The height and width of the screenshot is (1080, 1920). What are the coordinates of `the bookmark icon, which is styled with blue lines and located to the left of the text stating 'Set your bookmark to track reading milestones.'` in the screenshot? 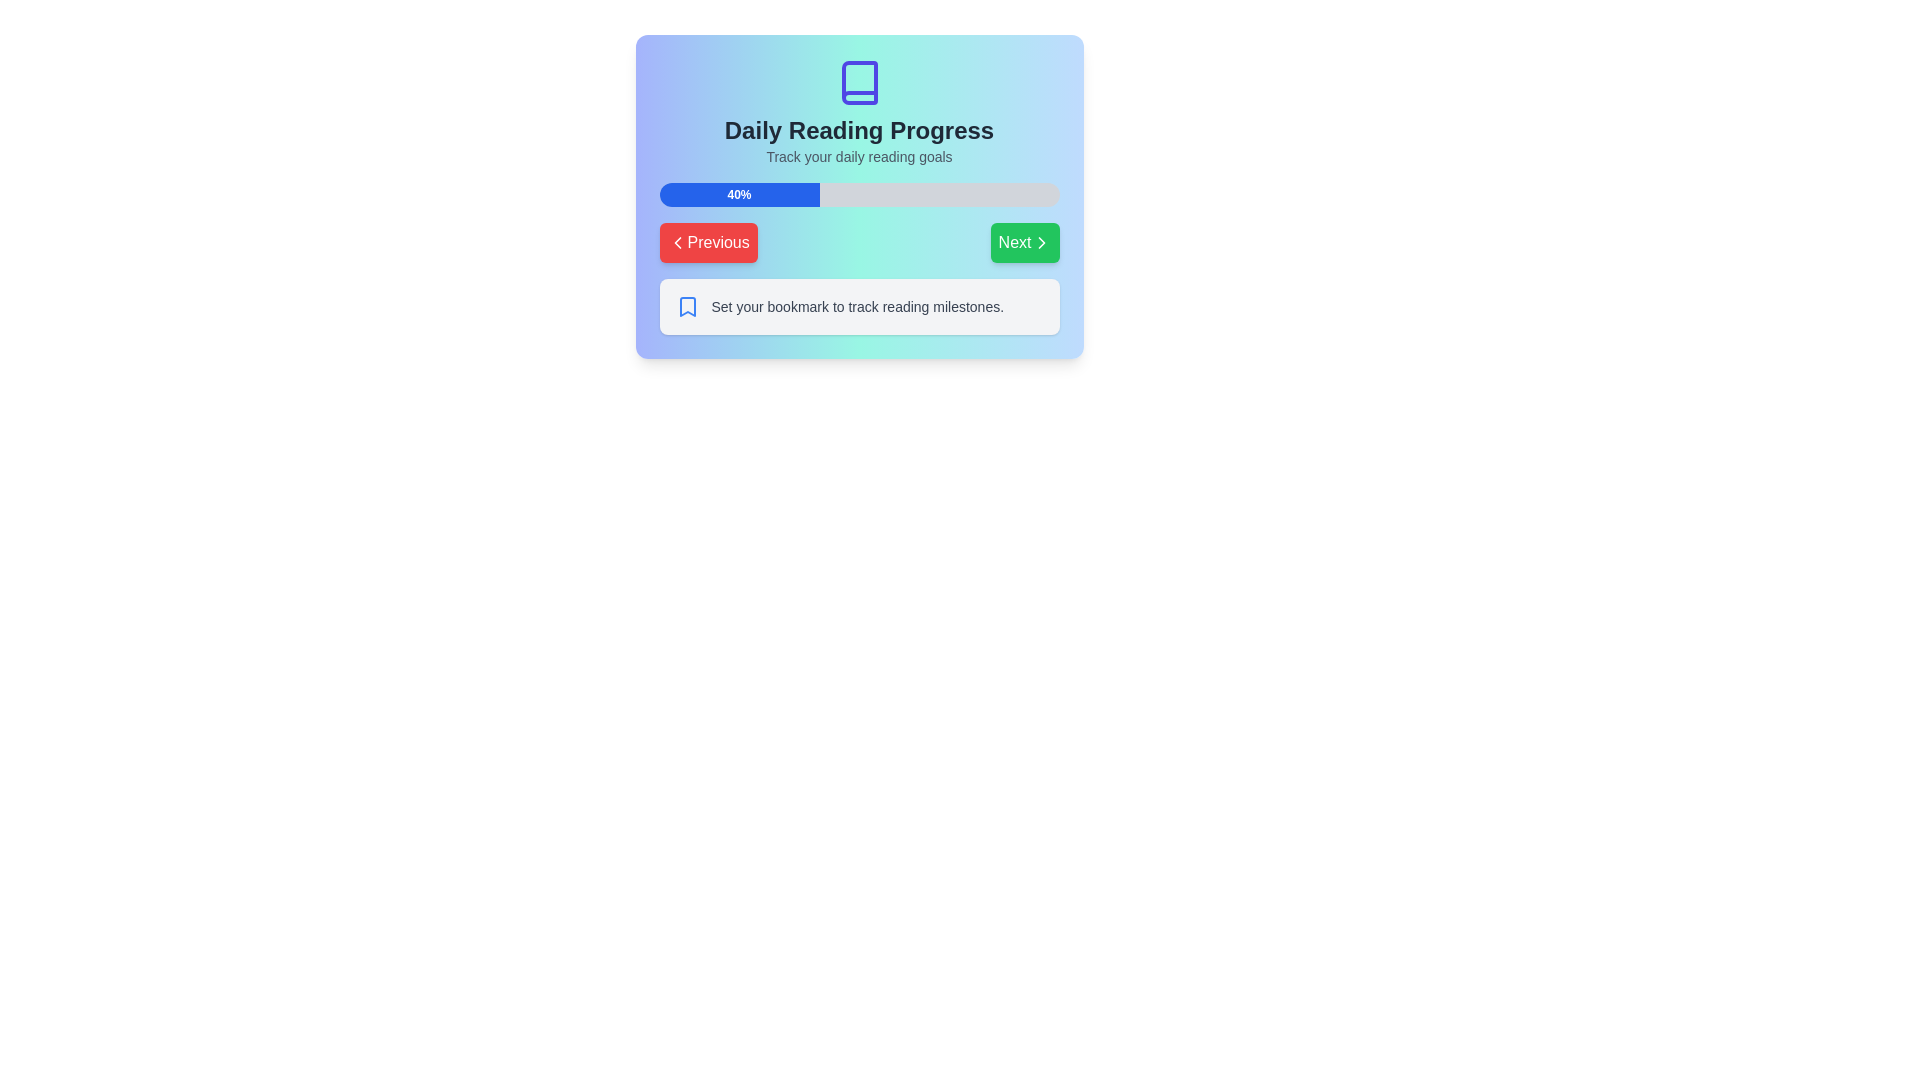 It's located at (687, 307).